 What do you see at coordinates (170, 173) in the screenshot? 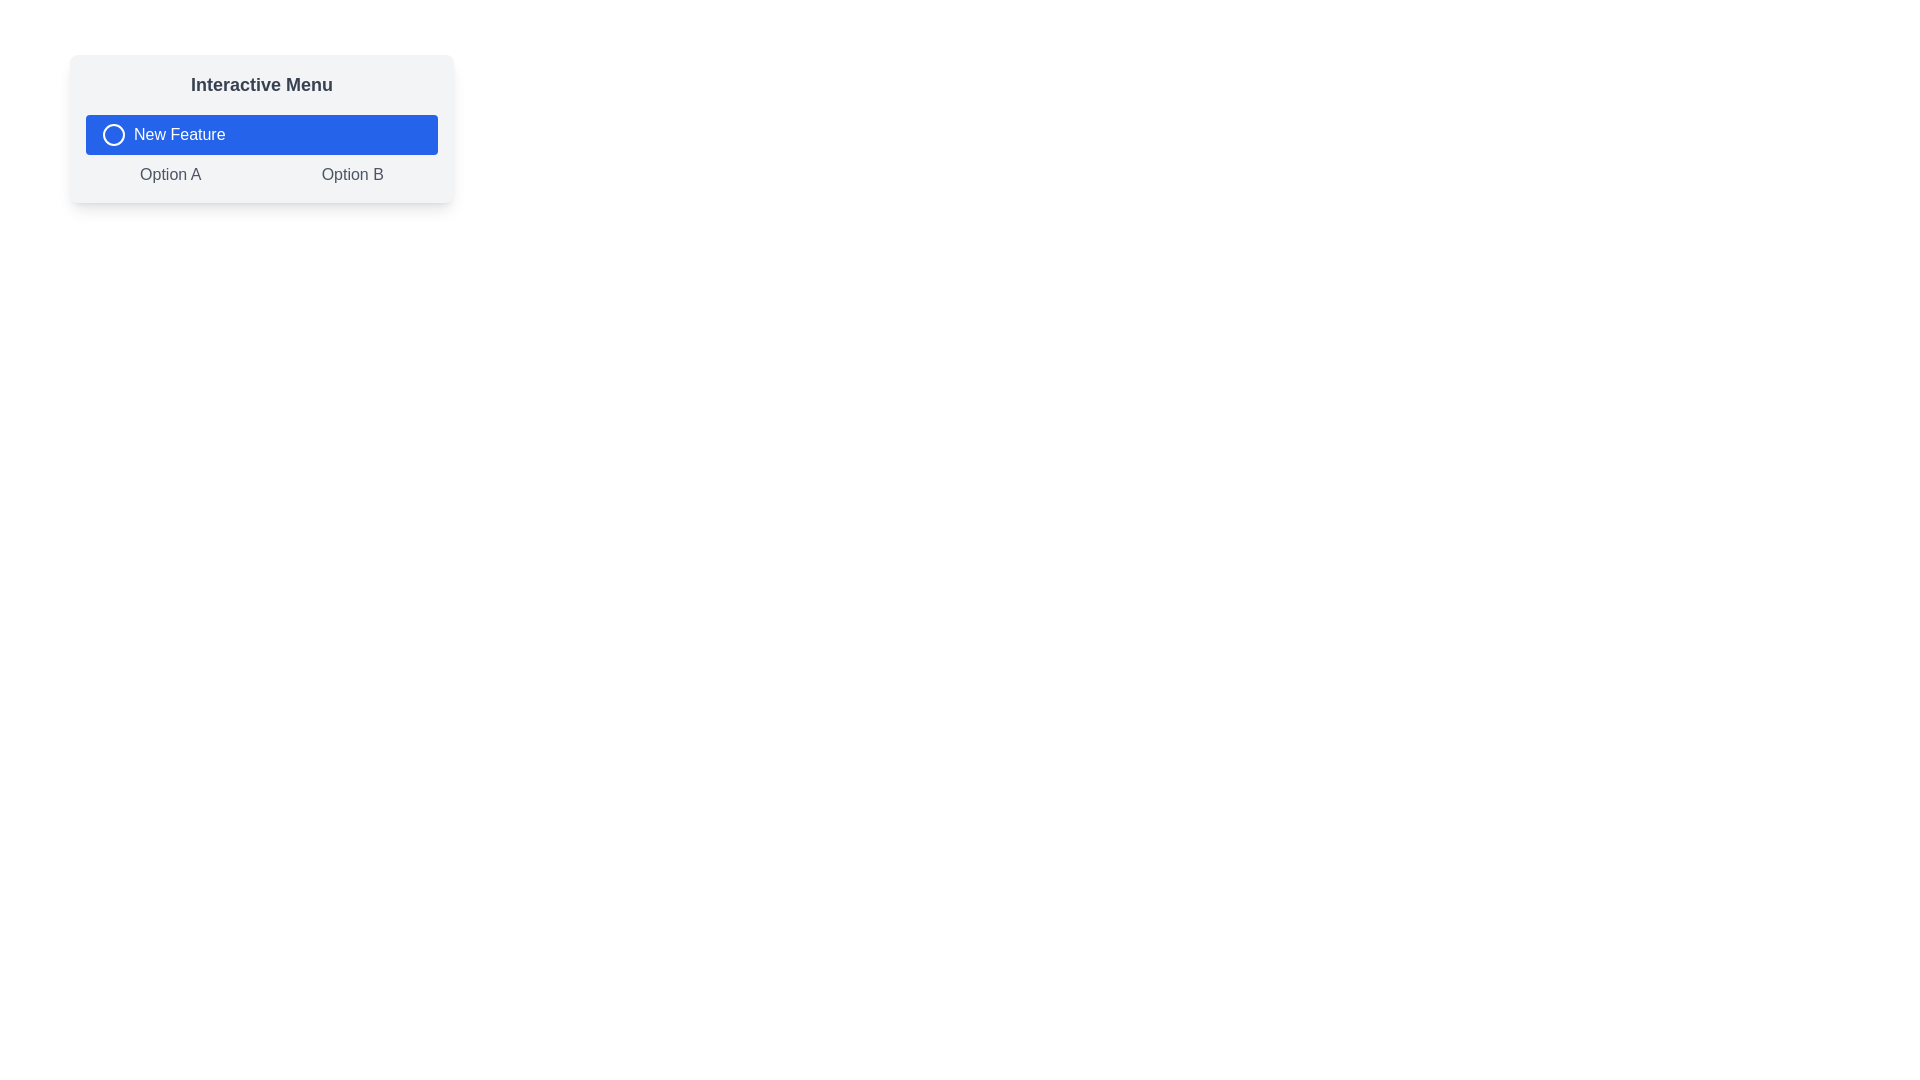
I see `the interactive text link for 'Option A', which is the first selectable option in the menu, located below the 'New Feature' button` at bounding box center [170, 173].